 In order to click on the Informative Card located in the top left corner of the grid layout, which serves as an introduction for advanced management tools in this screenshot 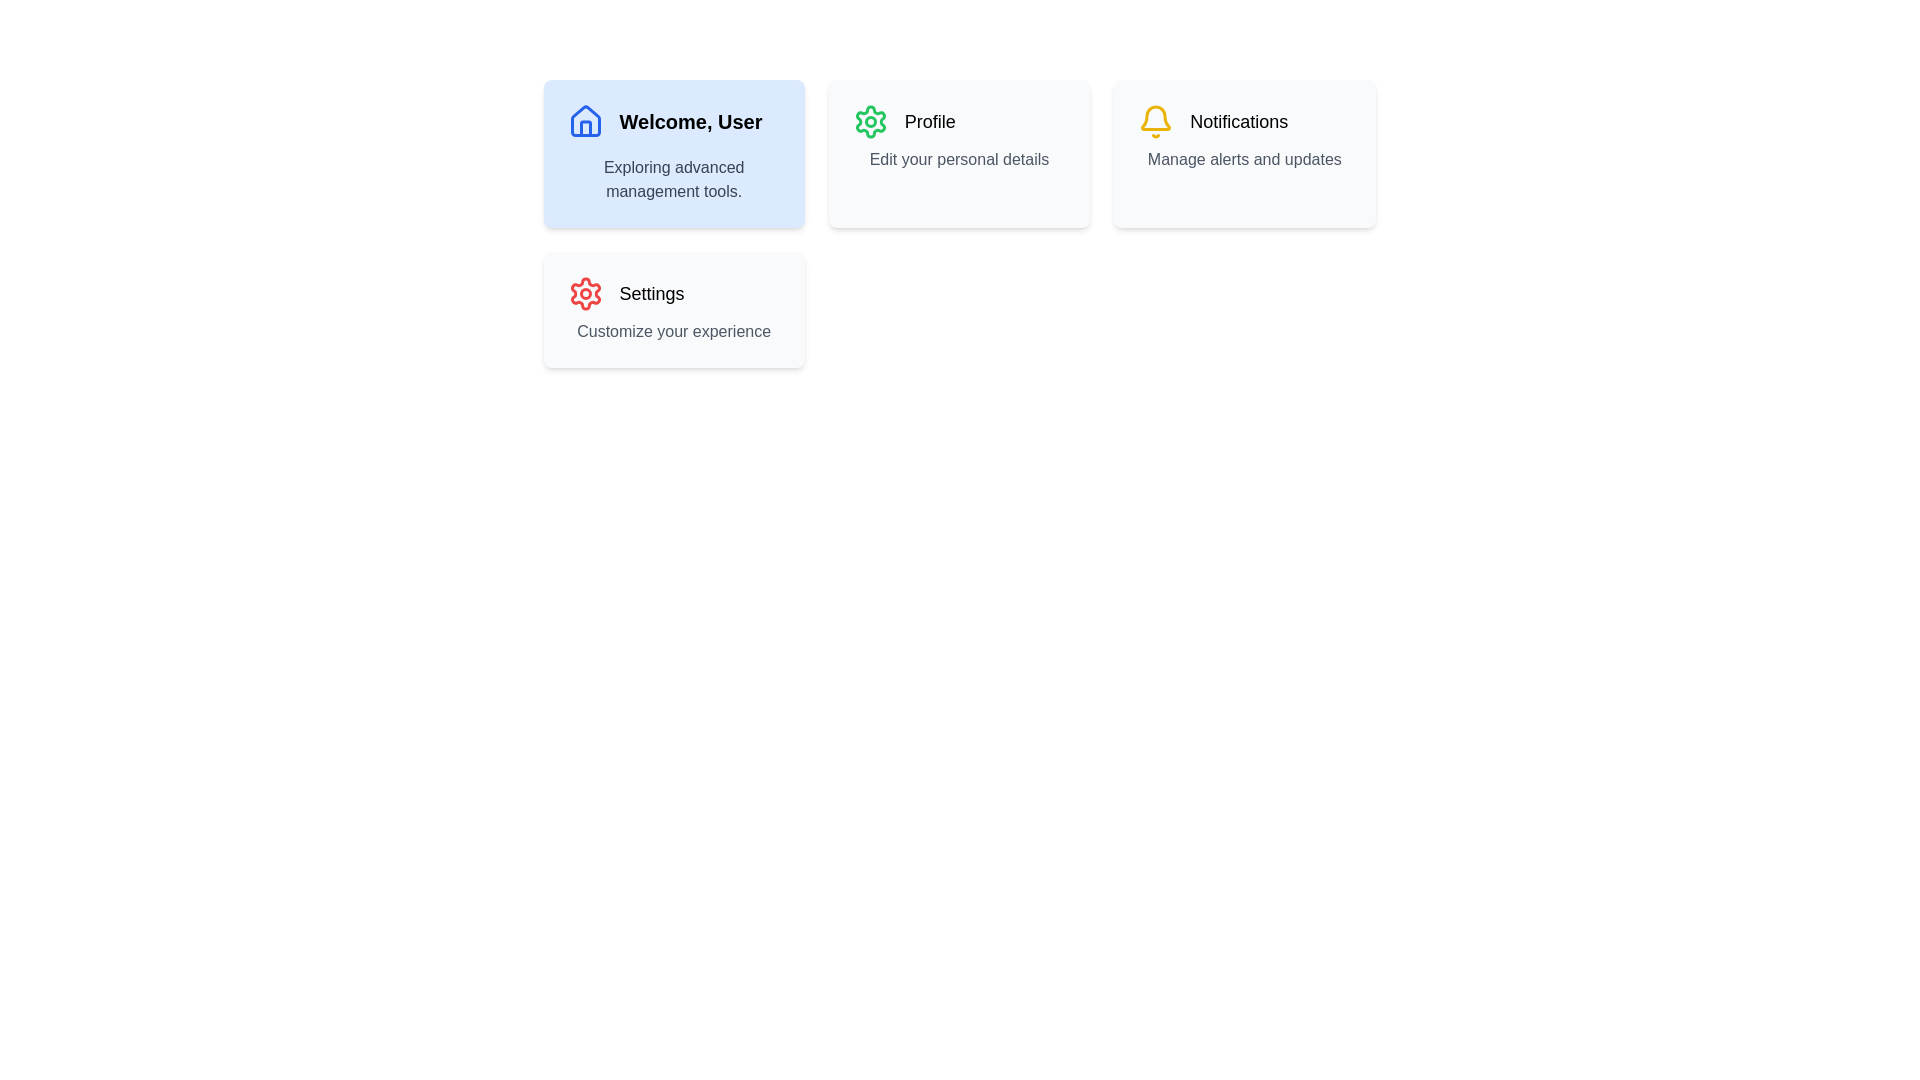, I will do `click(674, 153)`.